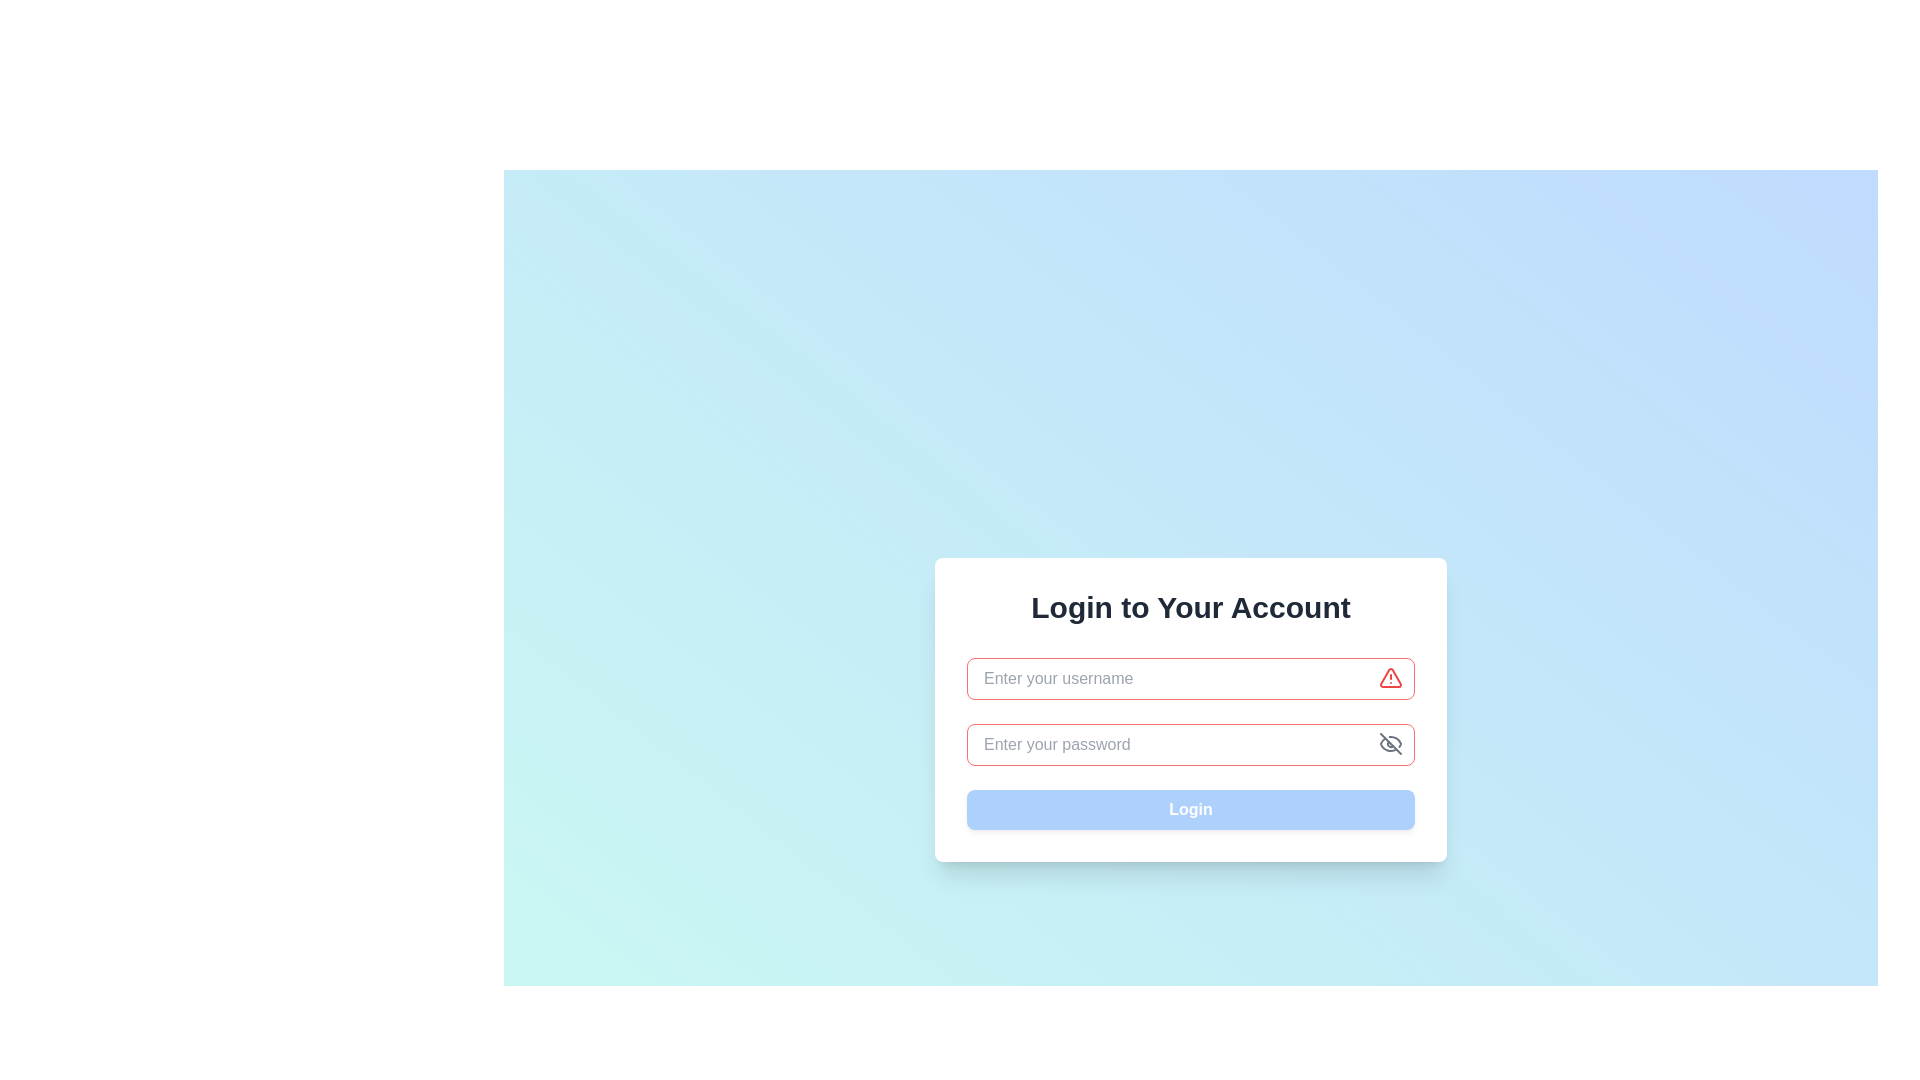  What do you see at coordinates (1390, 744) in the screenshot?
I see `the button located at the top-right corner of the password input field` at bounding box center [1390, 744].